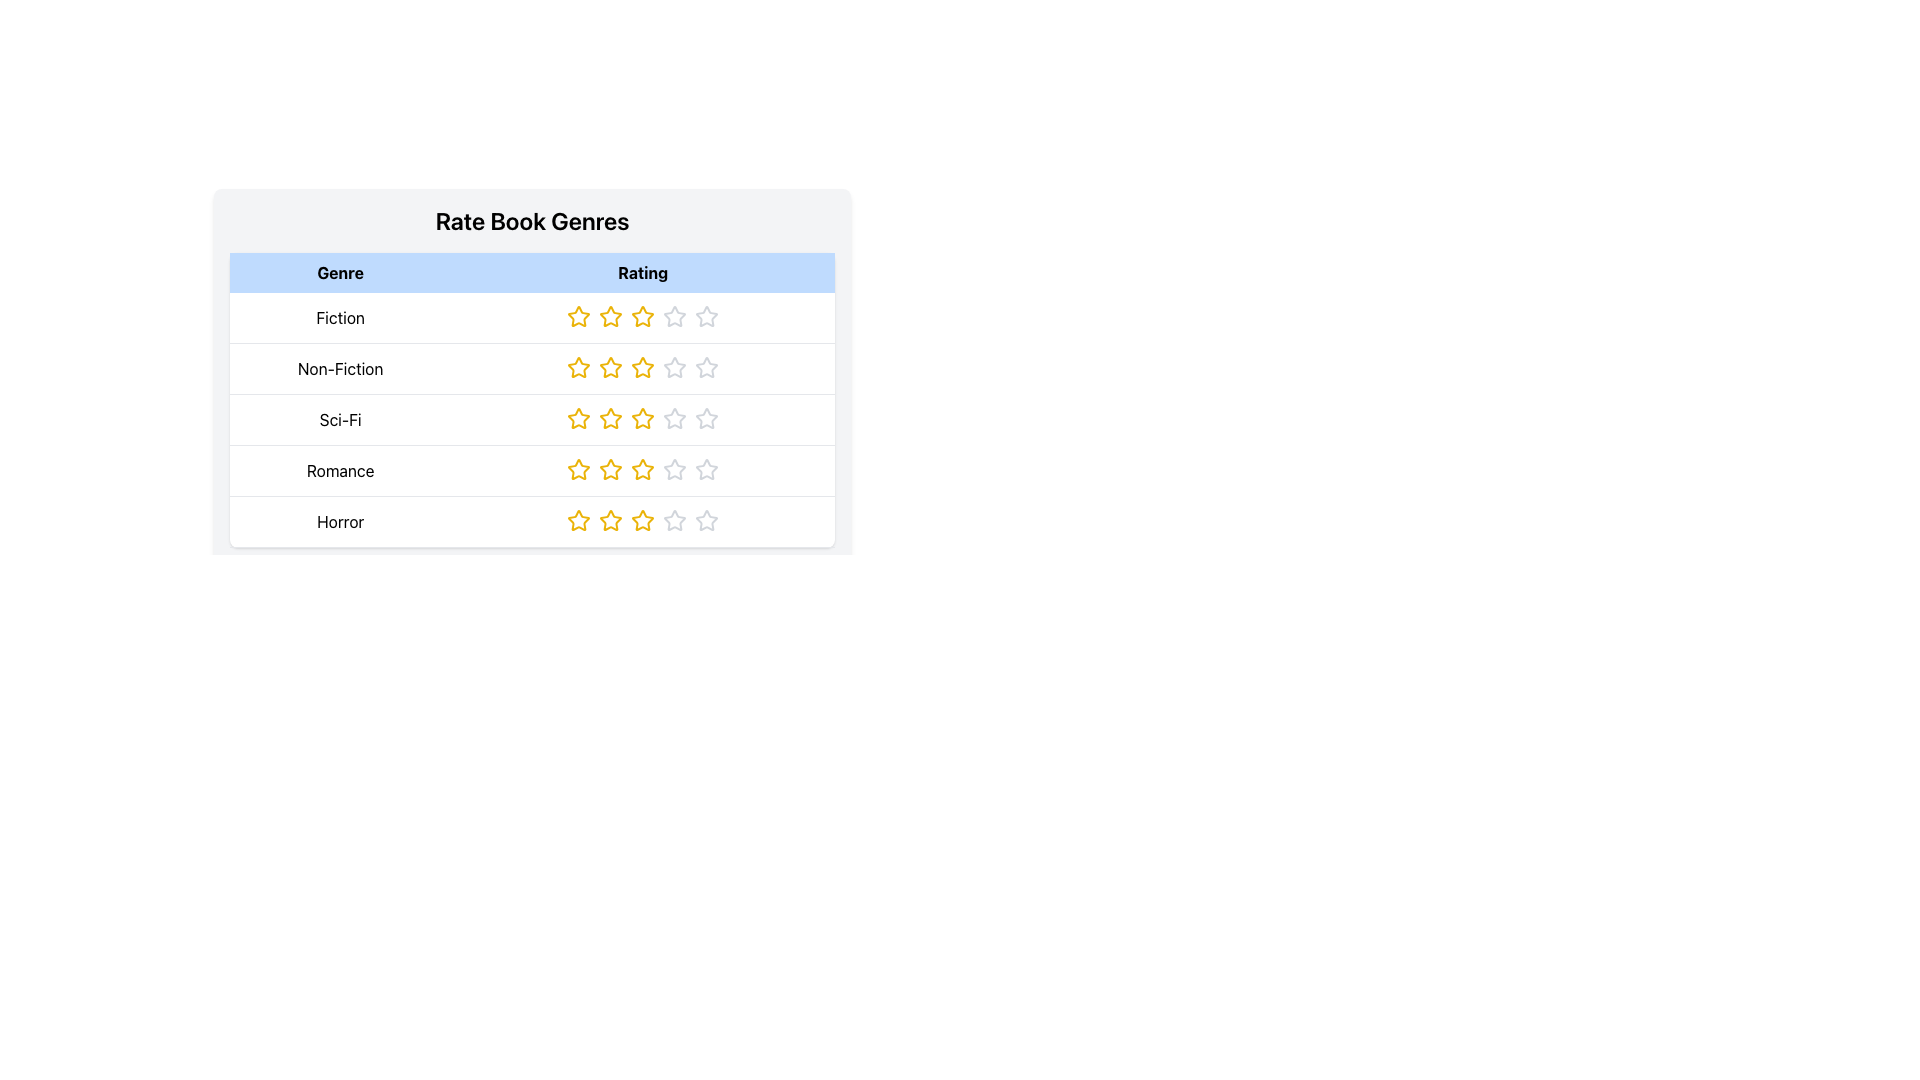 The image size is (1920, 1080). I want to click on the selected yellow star icon representing the third star in the Sci-Fi row under the Rating column to rate it, so click(643, 419).